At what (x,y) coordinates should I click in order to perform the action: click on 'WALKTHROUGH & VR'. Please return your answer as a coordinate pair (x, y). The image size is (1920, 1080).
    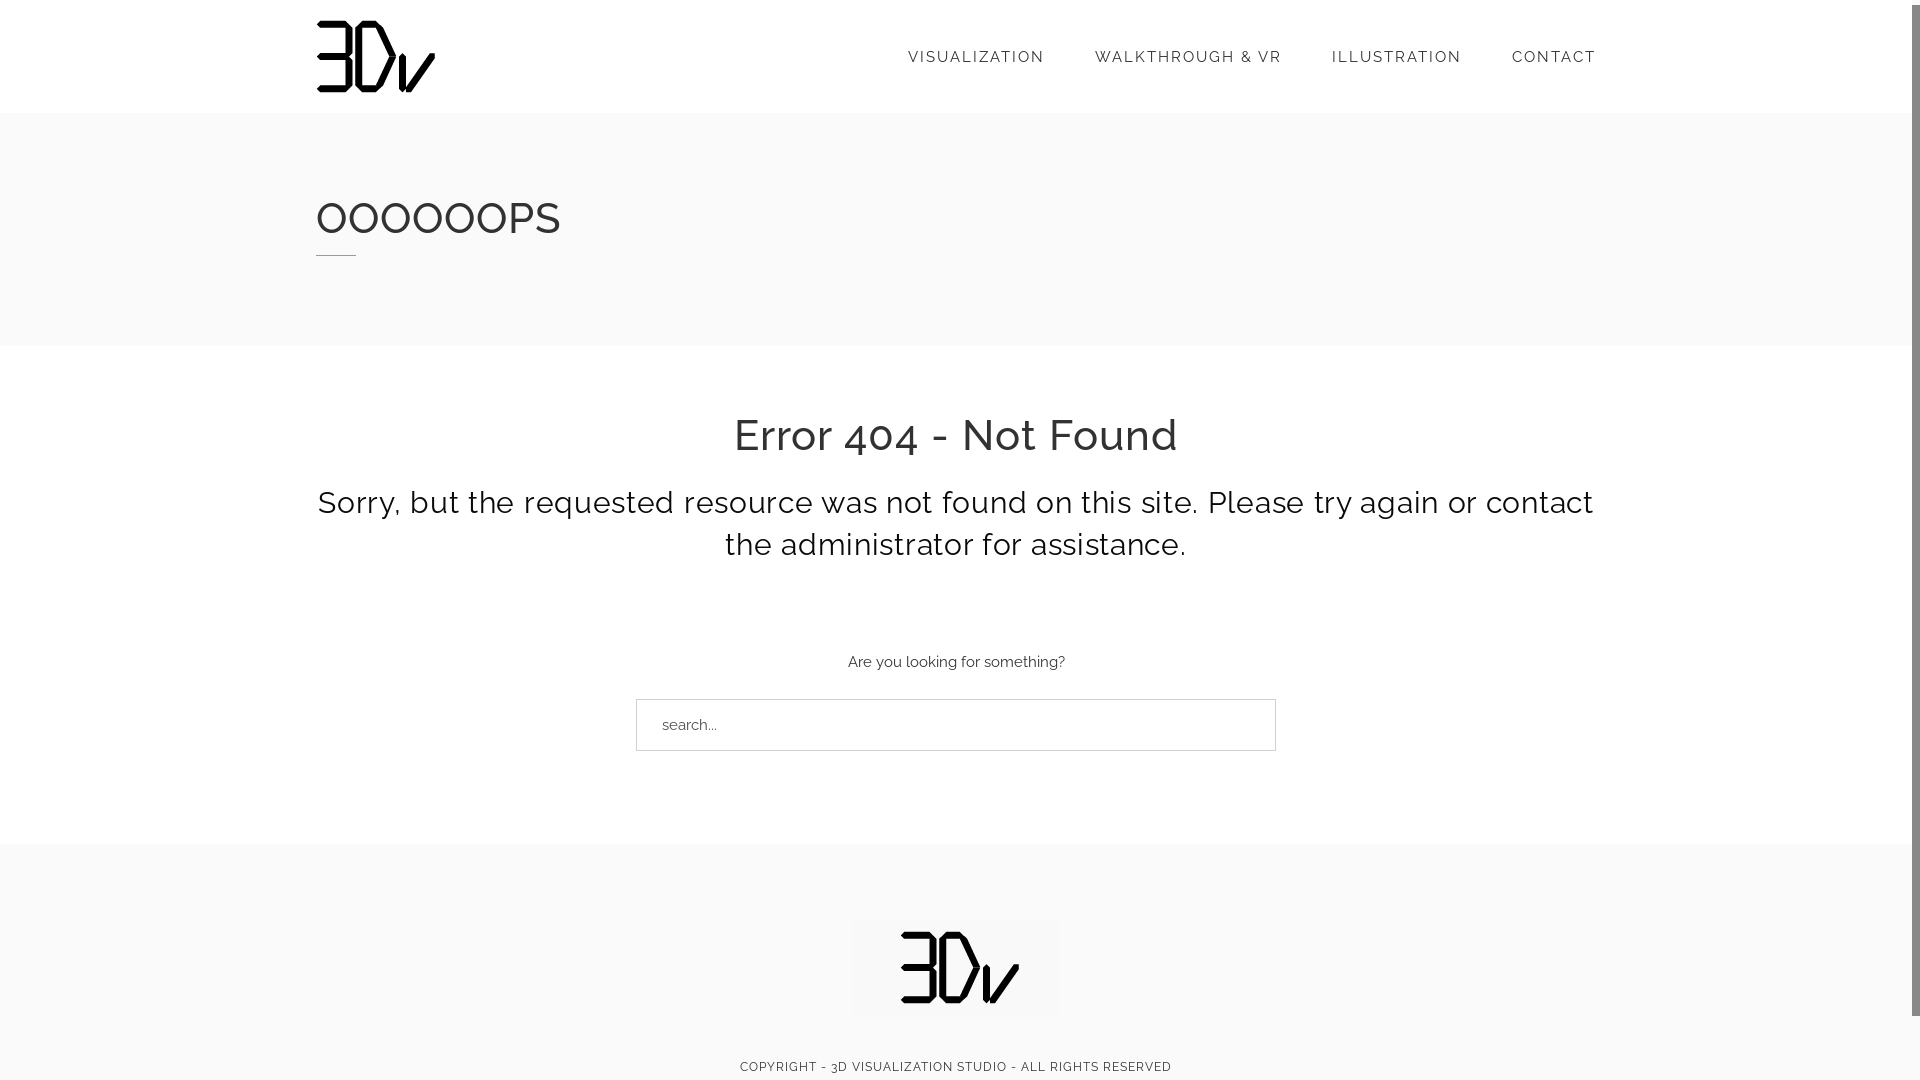
    Looking at the image, I should click on (1188, 56).